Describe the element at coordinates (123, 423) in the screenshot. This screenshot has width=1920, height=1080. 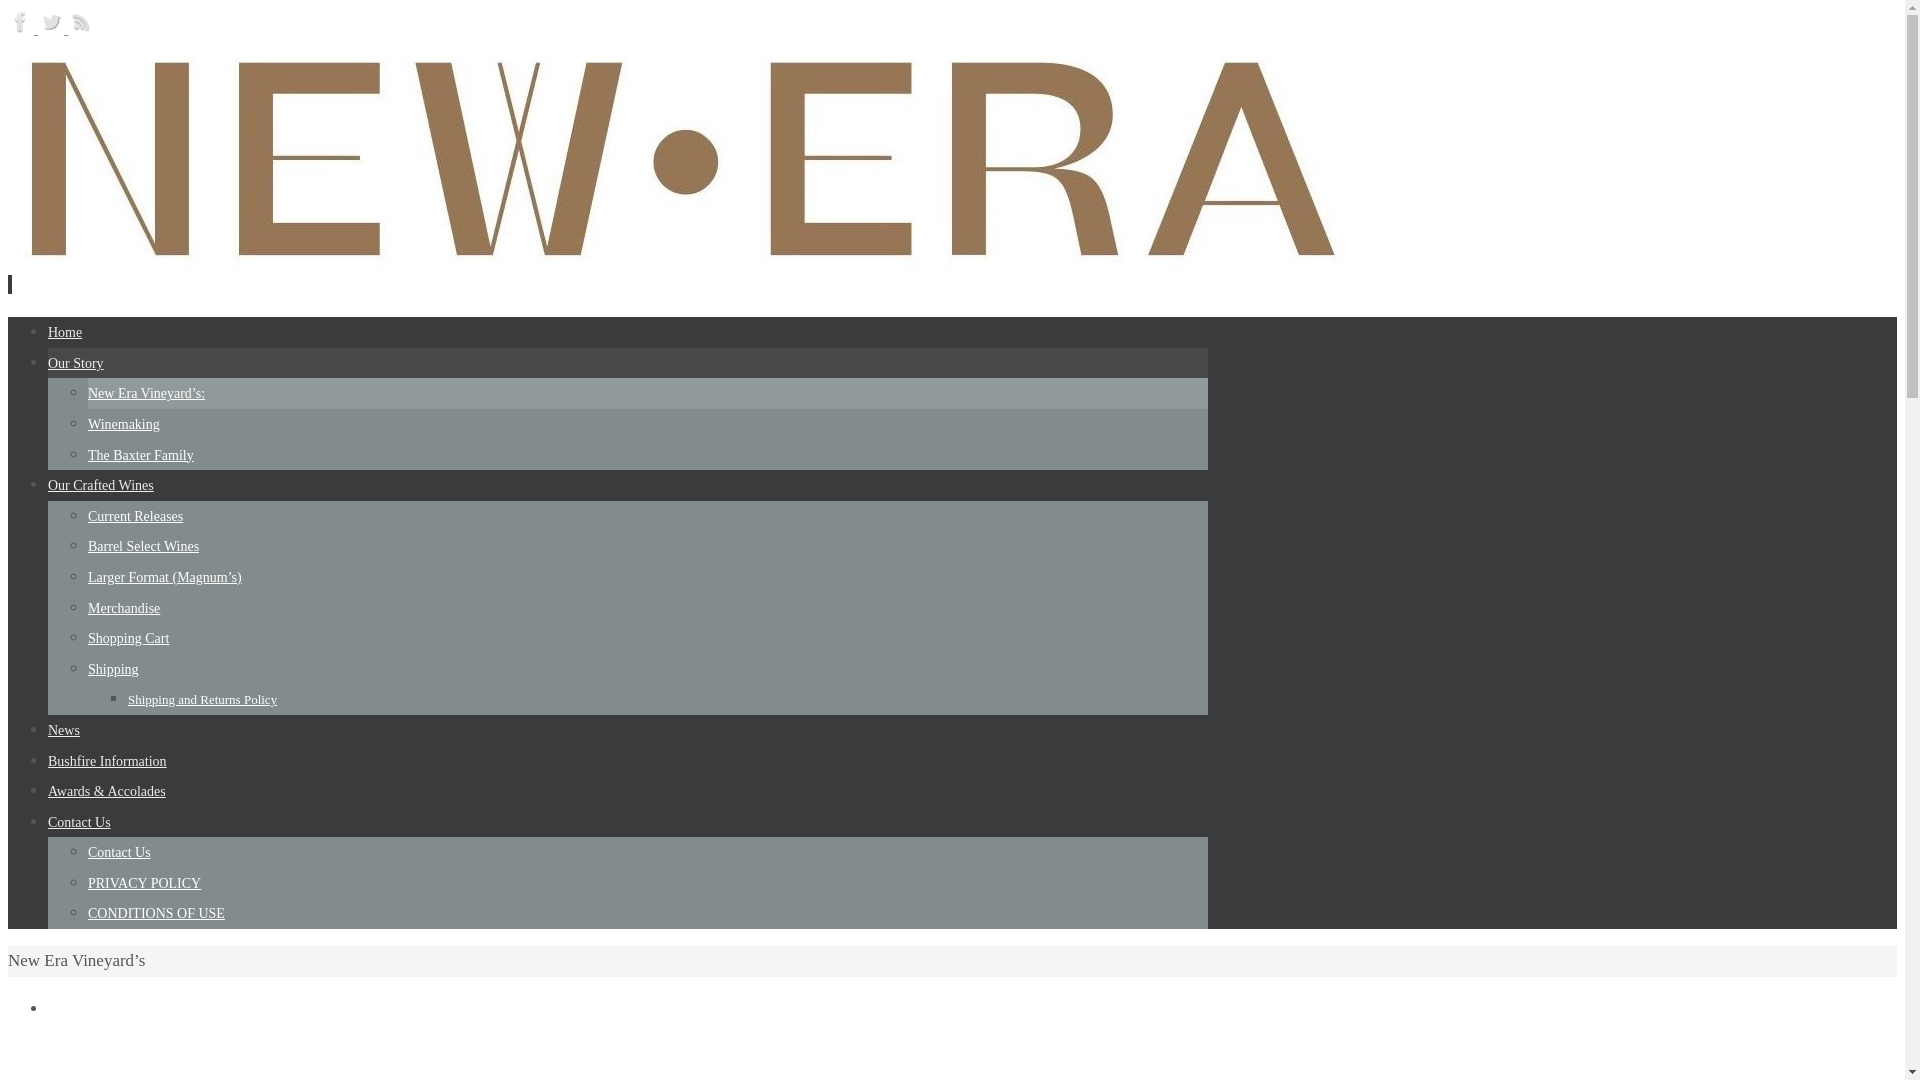
I see `'Winemaking'` at that location.